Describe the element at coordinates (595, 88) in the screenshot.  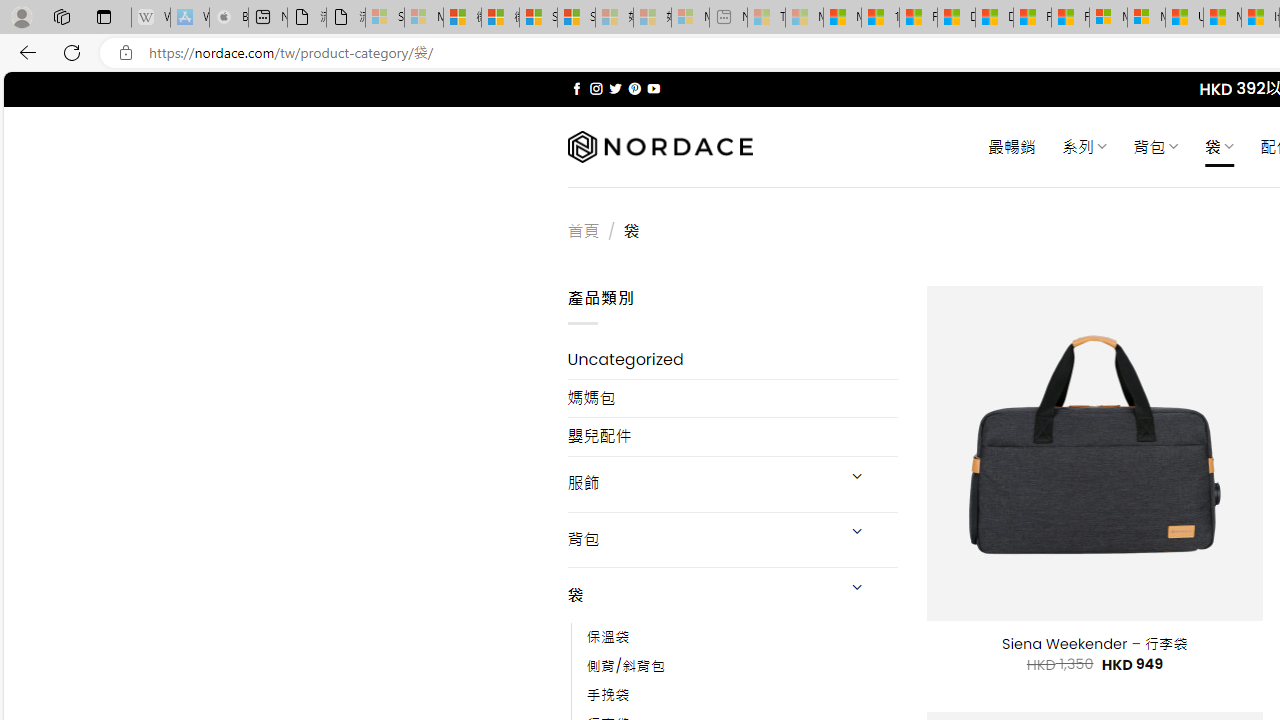
I see `'Follow on Instagram'` at that location.